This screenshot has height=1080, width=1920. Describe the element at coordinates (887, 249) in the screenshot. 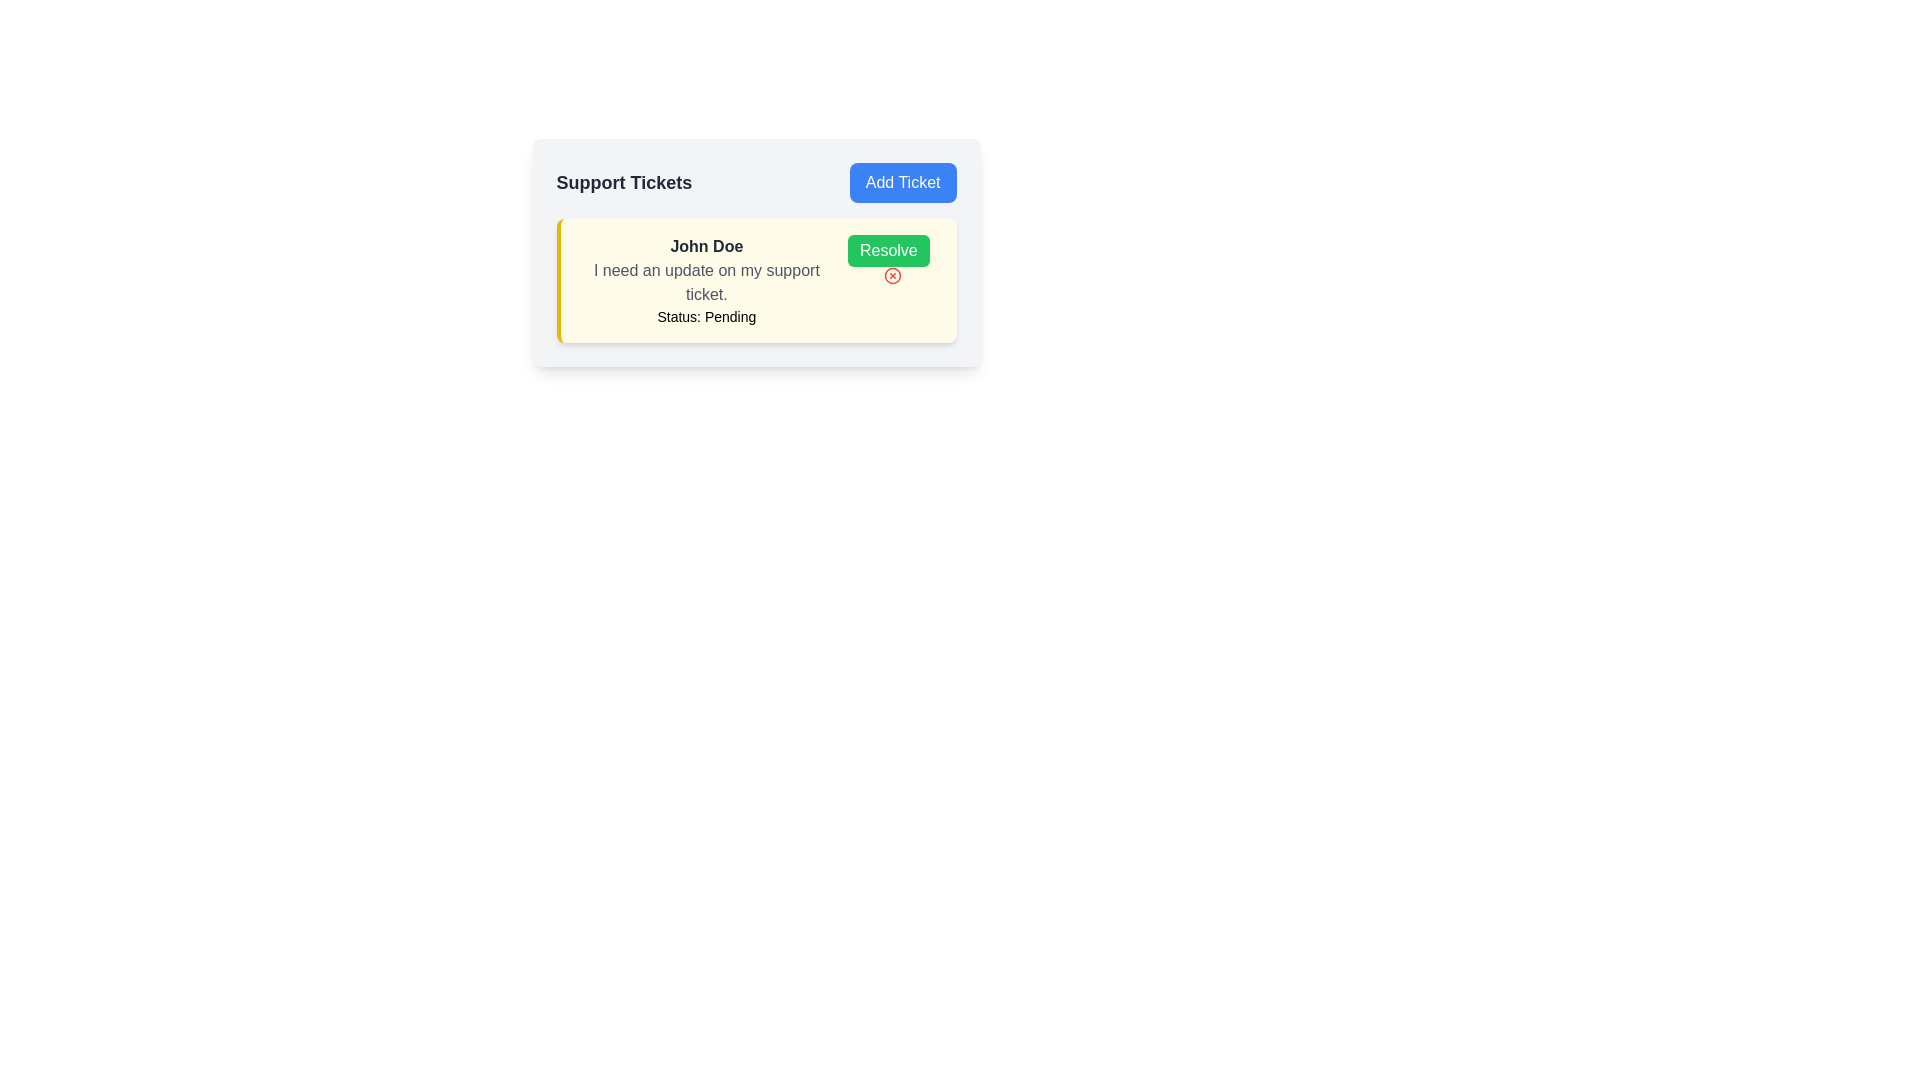

I see `the support ticket resolution button located on the right side of the ticket information box, above the red icon` at that location.